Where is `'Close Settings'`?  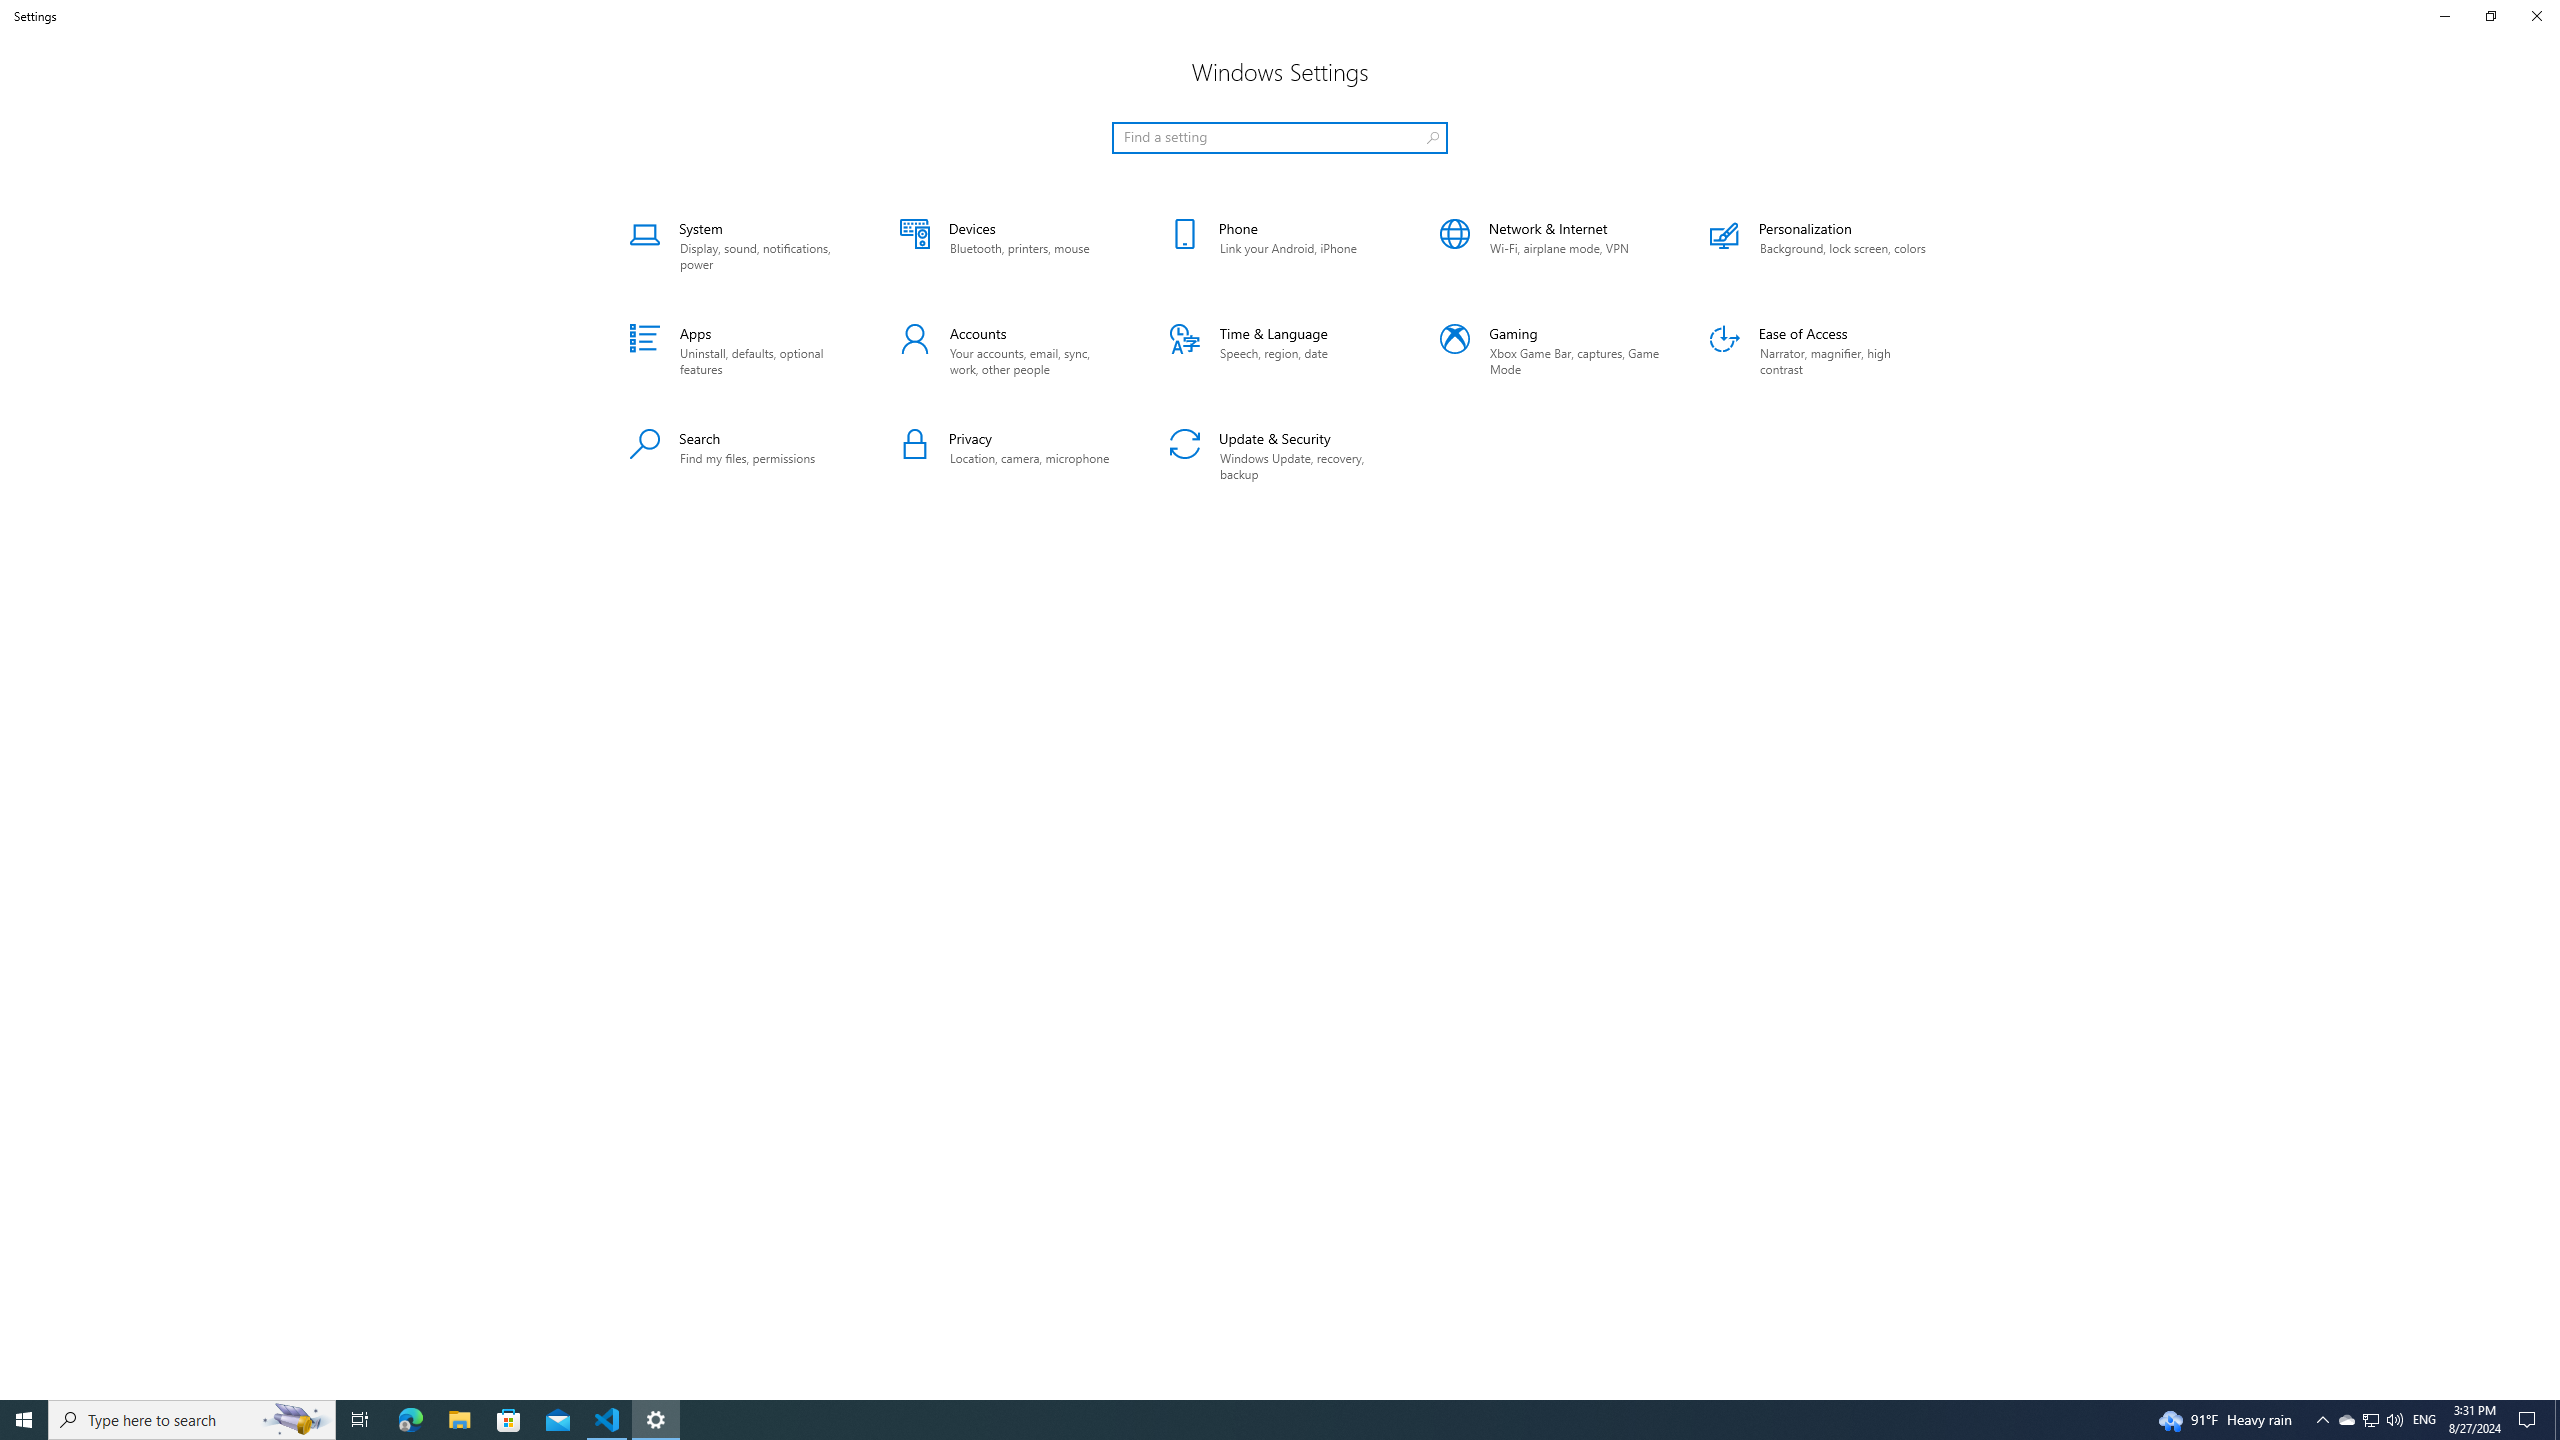 'Close Settings' is located at coordinates (2535, 15).